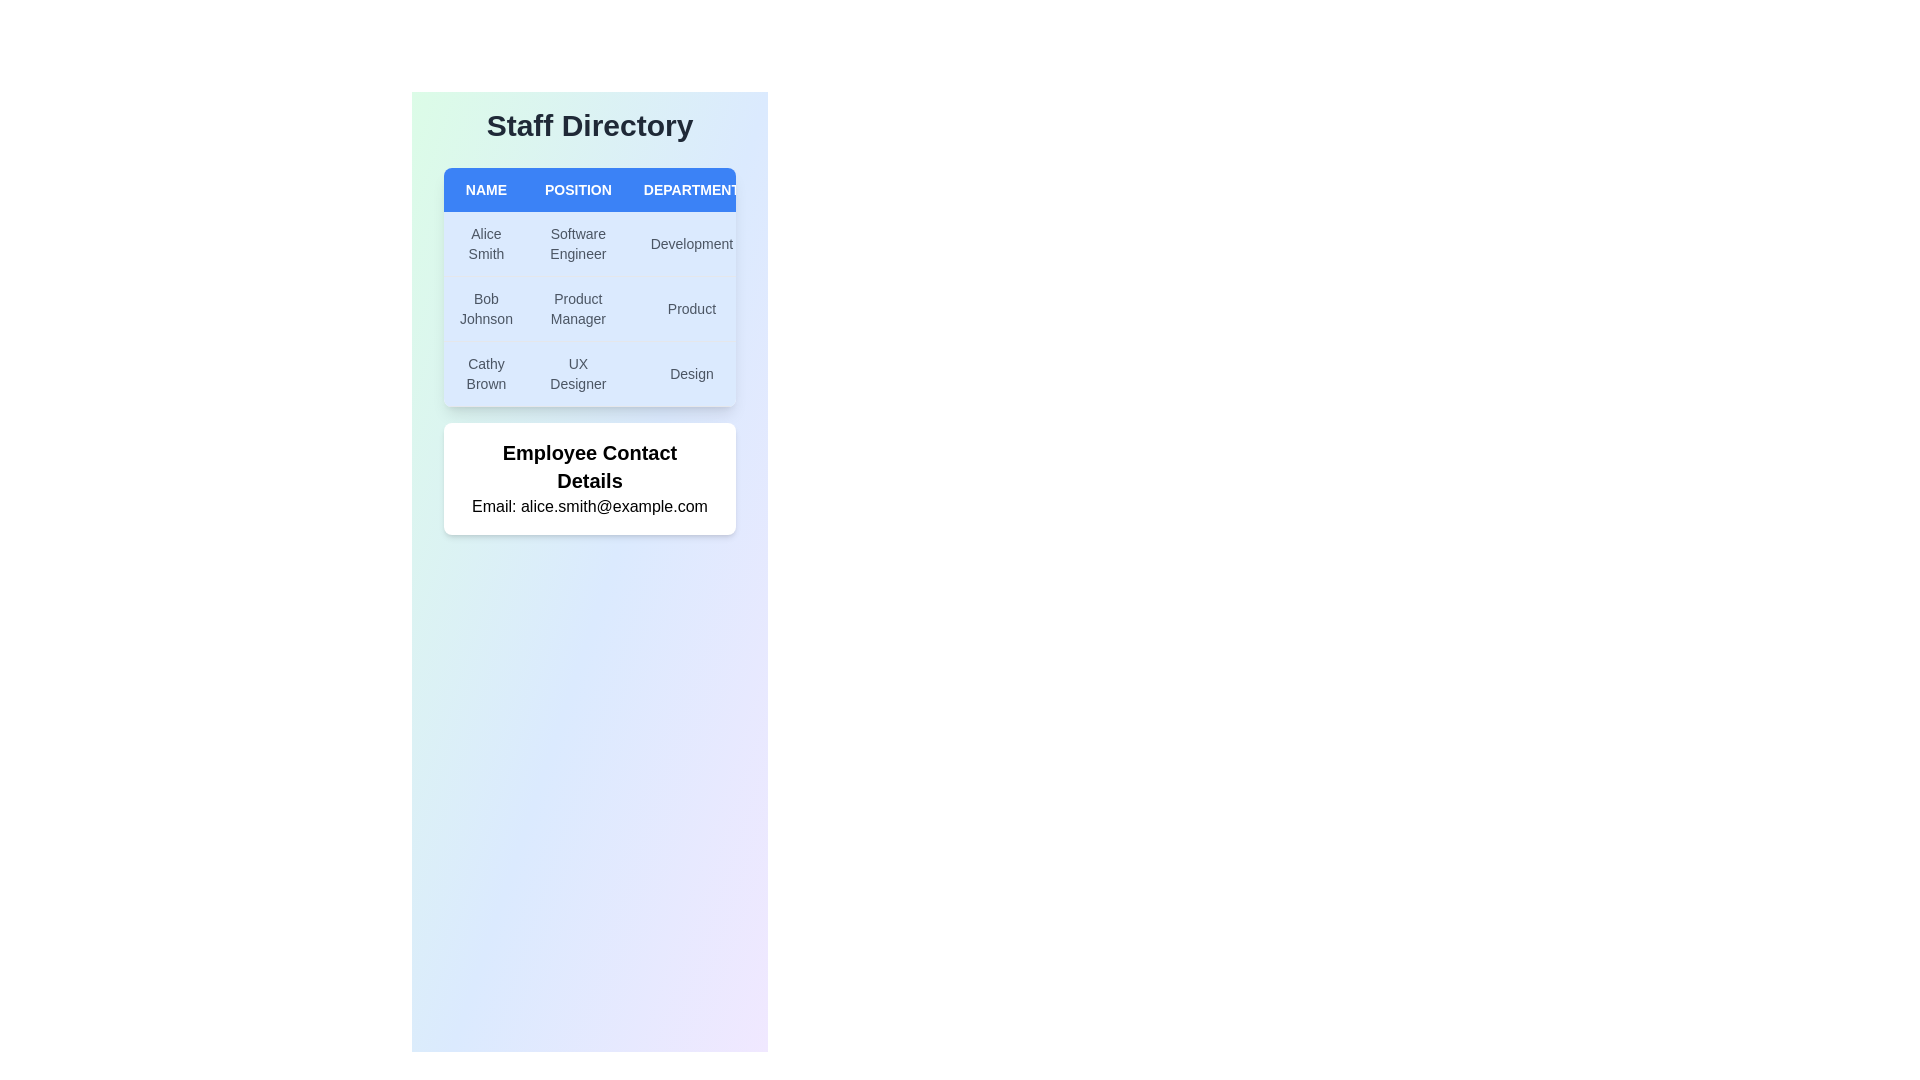 The width and height of the screenshot is (1920, 1080). What do you see at coordinates (691, 243) in the screenshot?
I see `the 'Development' text label located in the 'DEPARTMENT' column of the table row for 'Alice Smith', which is embedded in a light blue cell` at bounding box center [691, 243].